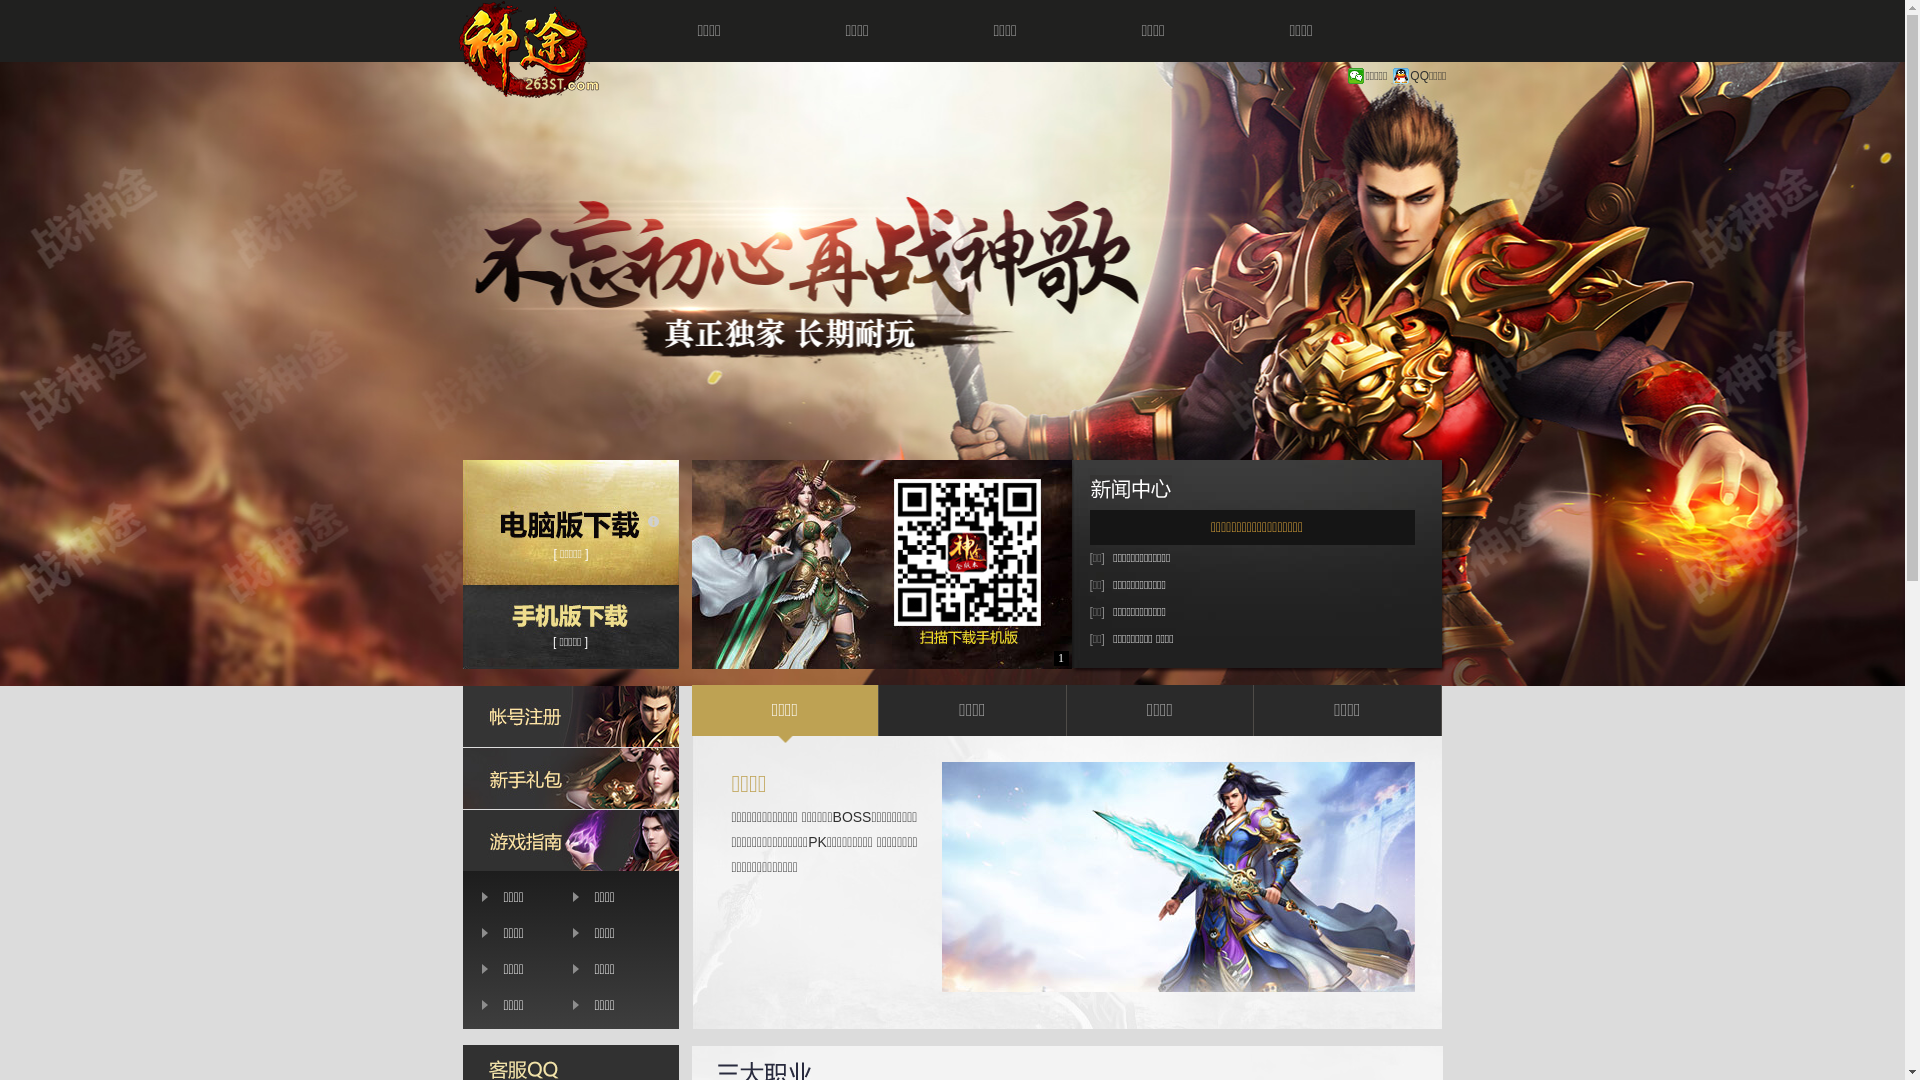 The height and width of the screenshot is (1080, 1920). Describe the element at coordinates (1053, 658) in the screenshot. I see `'1'` at that location.